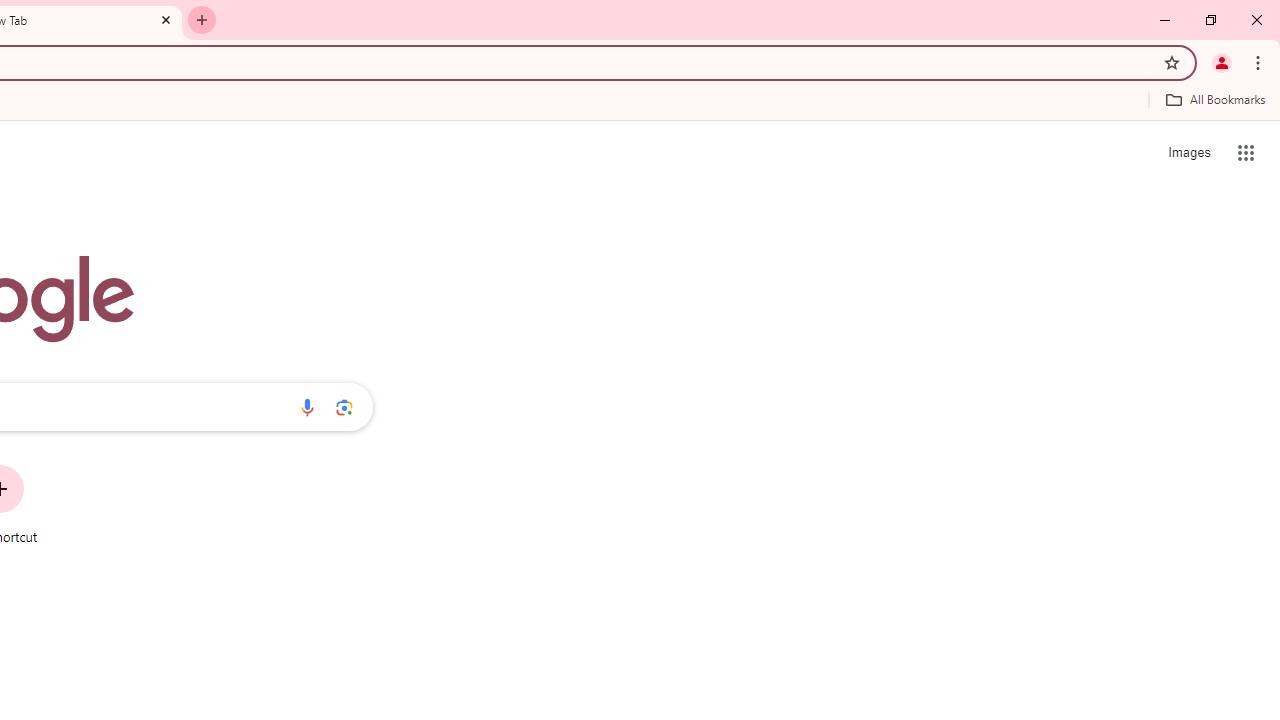 This screenshot has height=720, width=1280. Describe the element at coordinates (1209, 20) in the screenshot. I see `'Restore'` at that location.